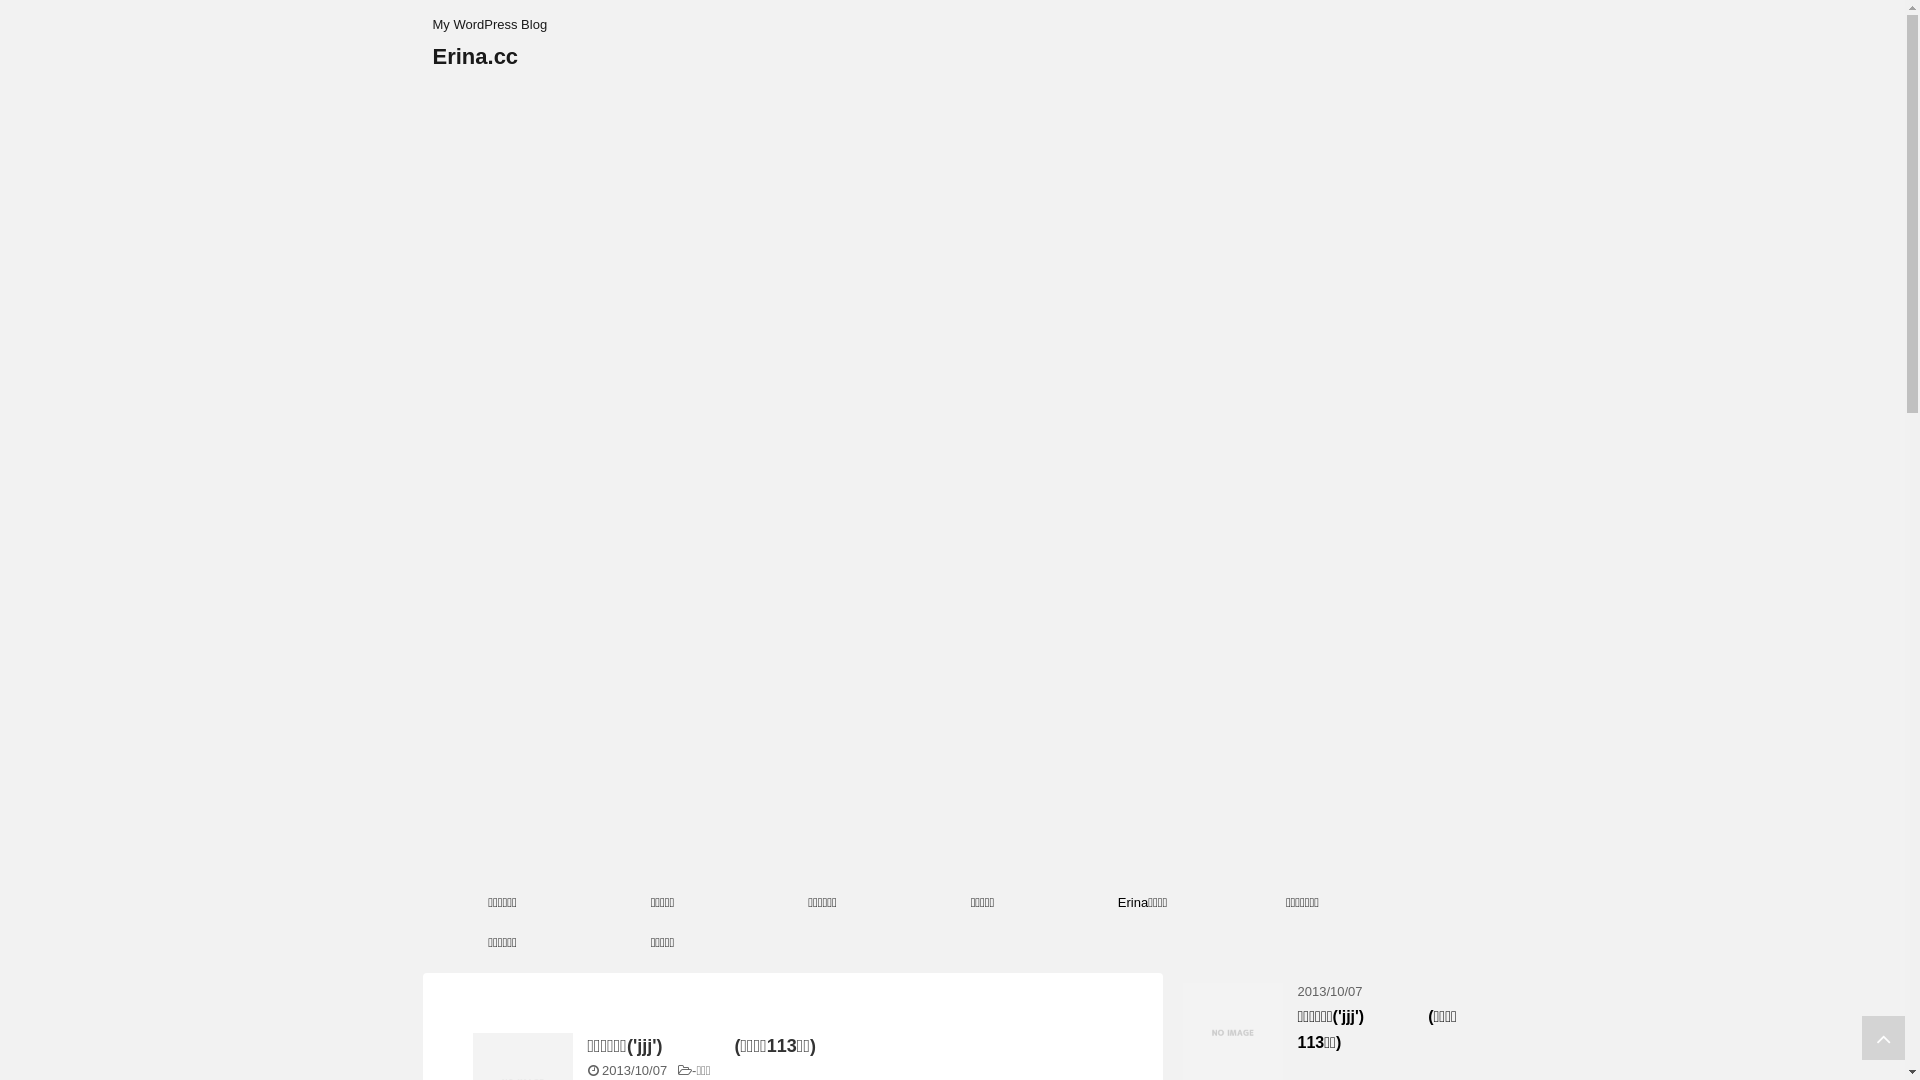  I want to click on 'Erina.cc', so click(474, 55).